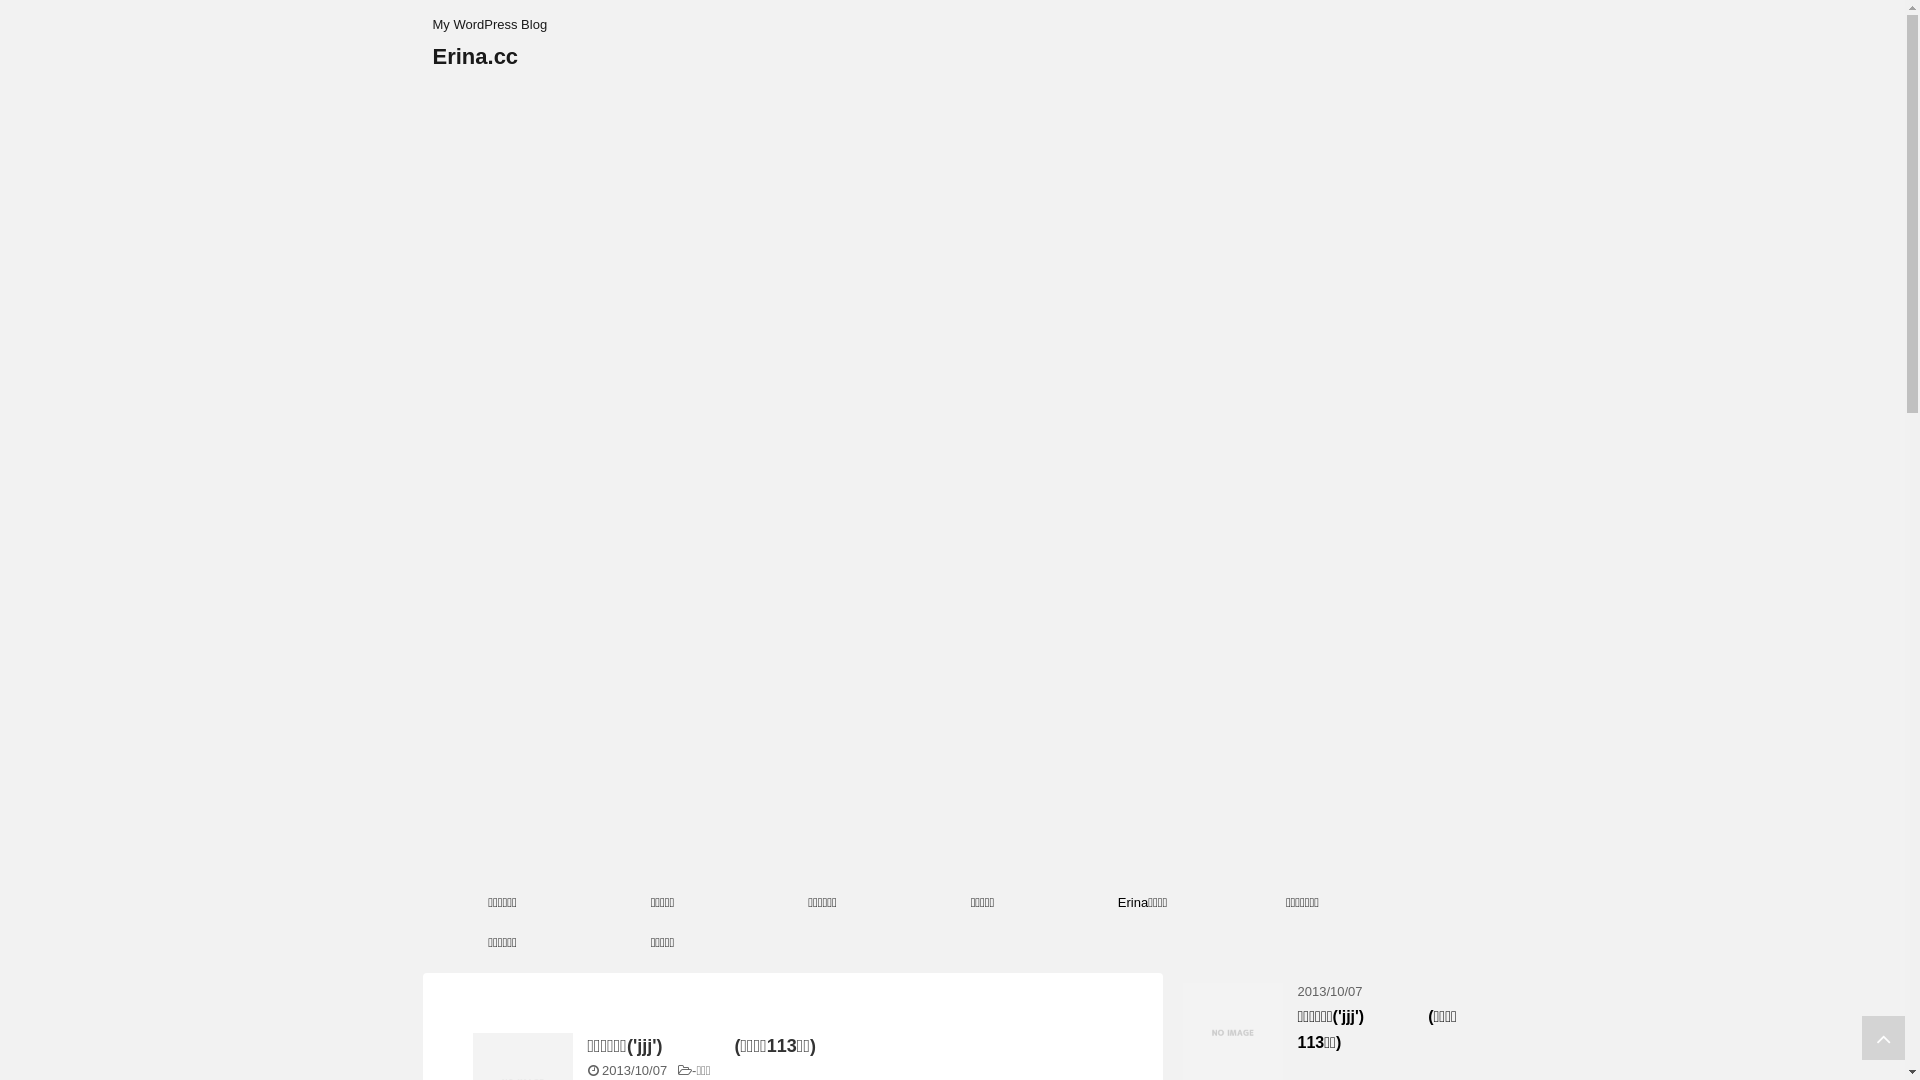  I want to click on 'Erina.cc', so click(474, 55).